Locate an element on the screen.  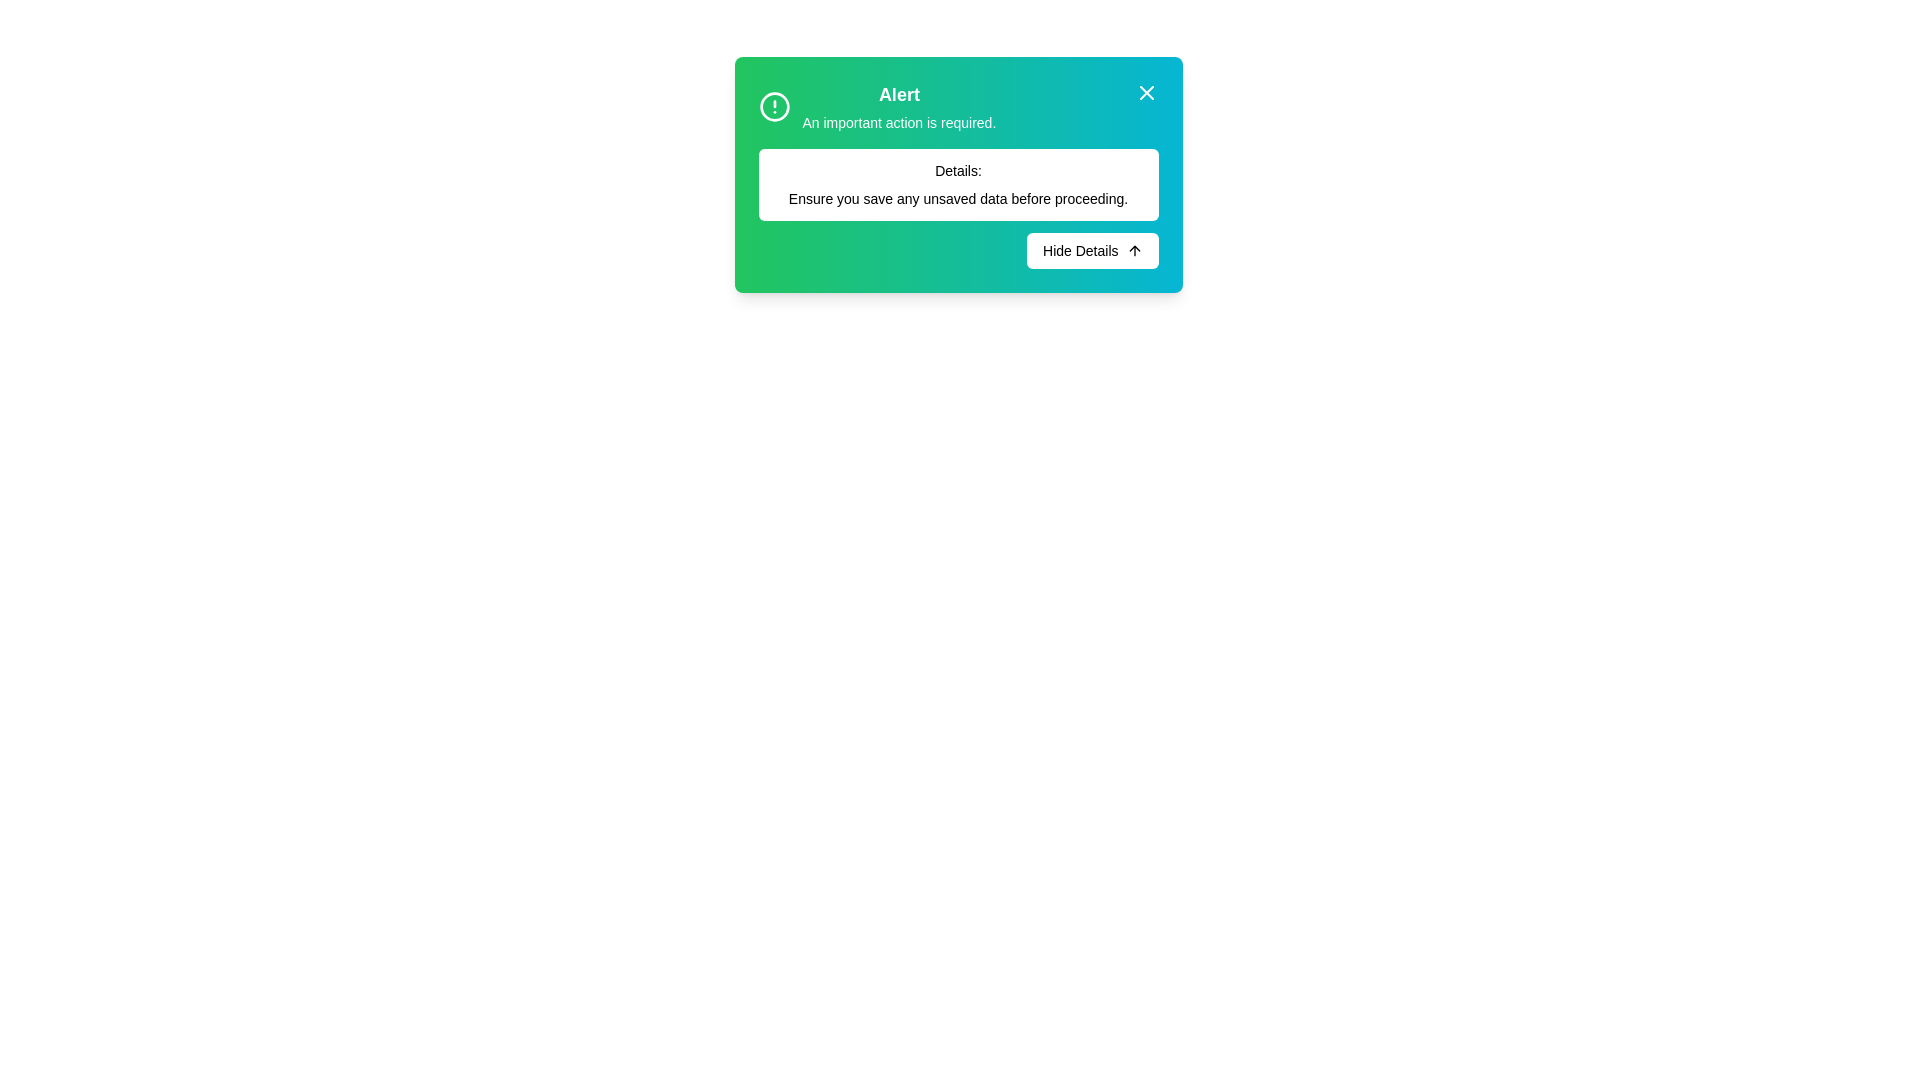
the Text Label element that introduces the associated information within the notification box, which has a white background and black text color is located at coordinates (957, 169).